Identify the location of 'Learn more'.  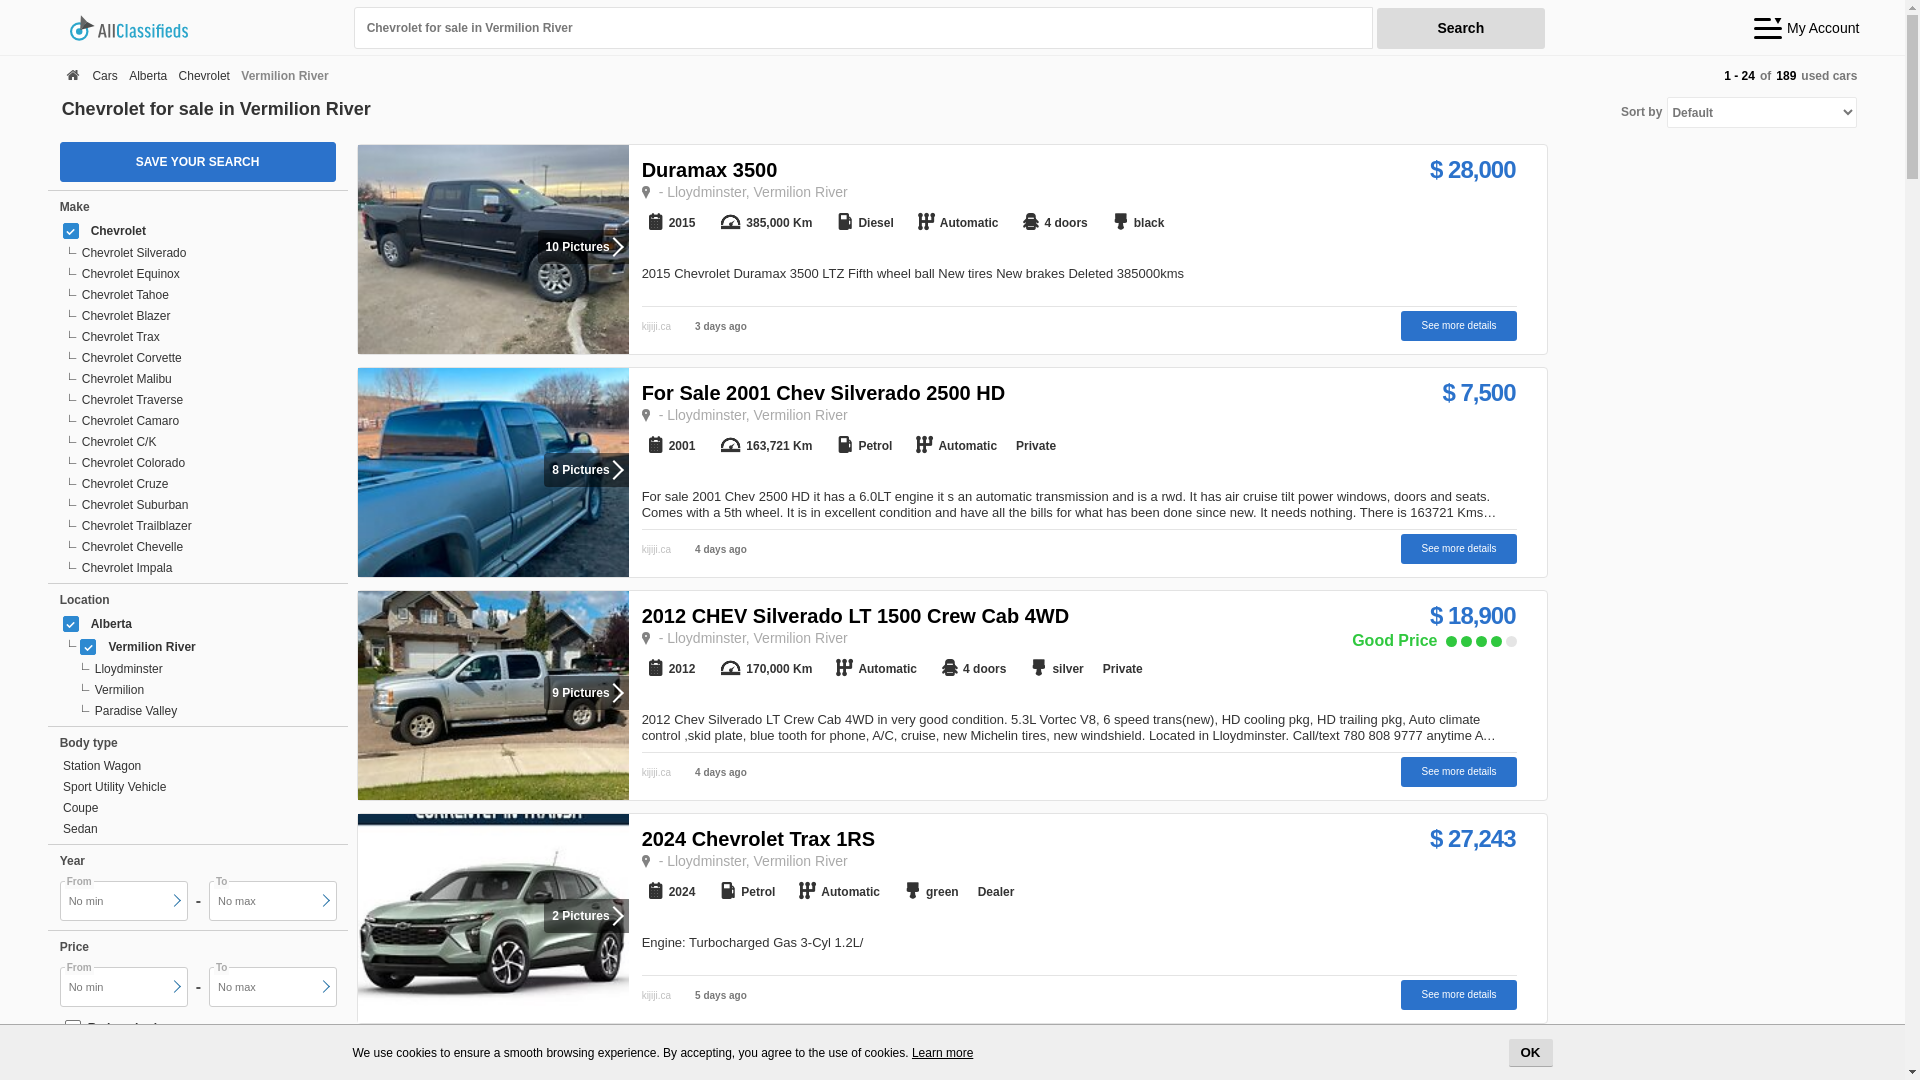
(911, 1052).